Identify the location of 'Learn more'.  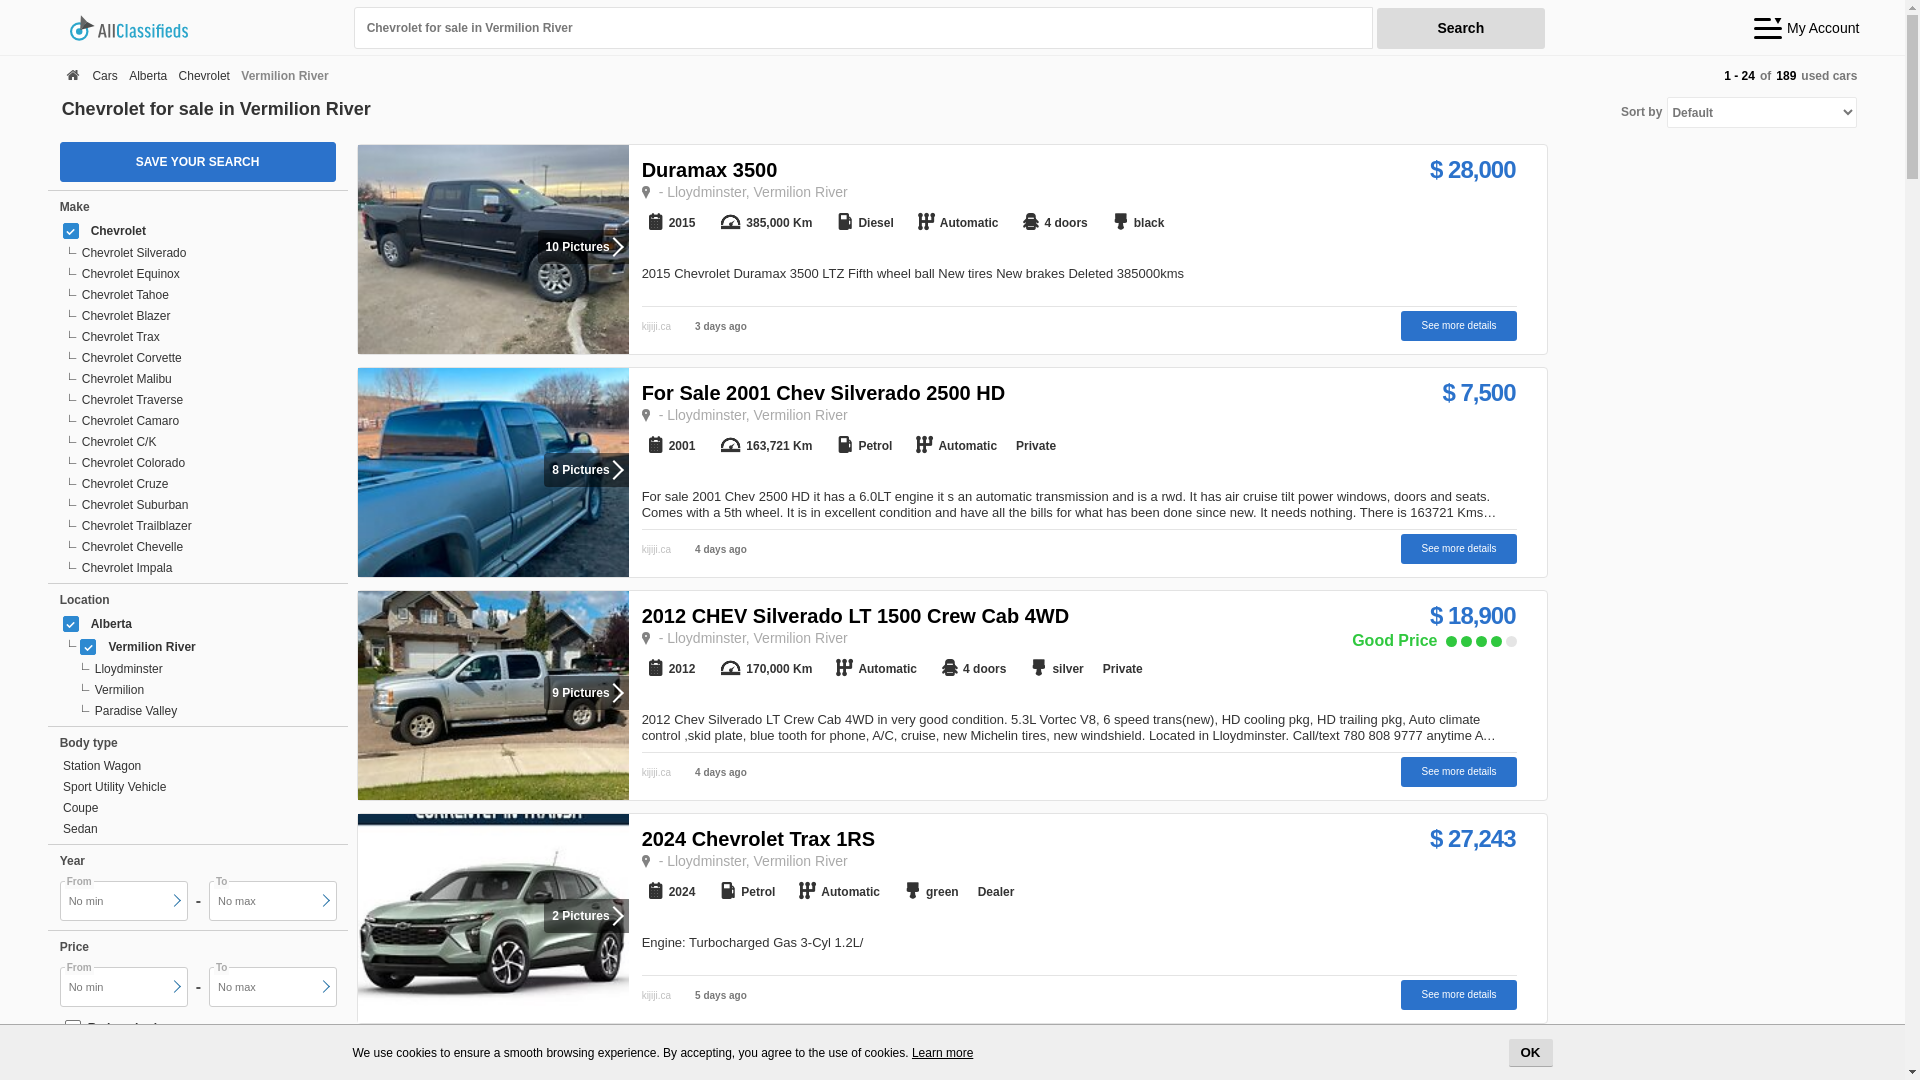
(911, 1052).